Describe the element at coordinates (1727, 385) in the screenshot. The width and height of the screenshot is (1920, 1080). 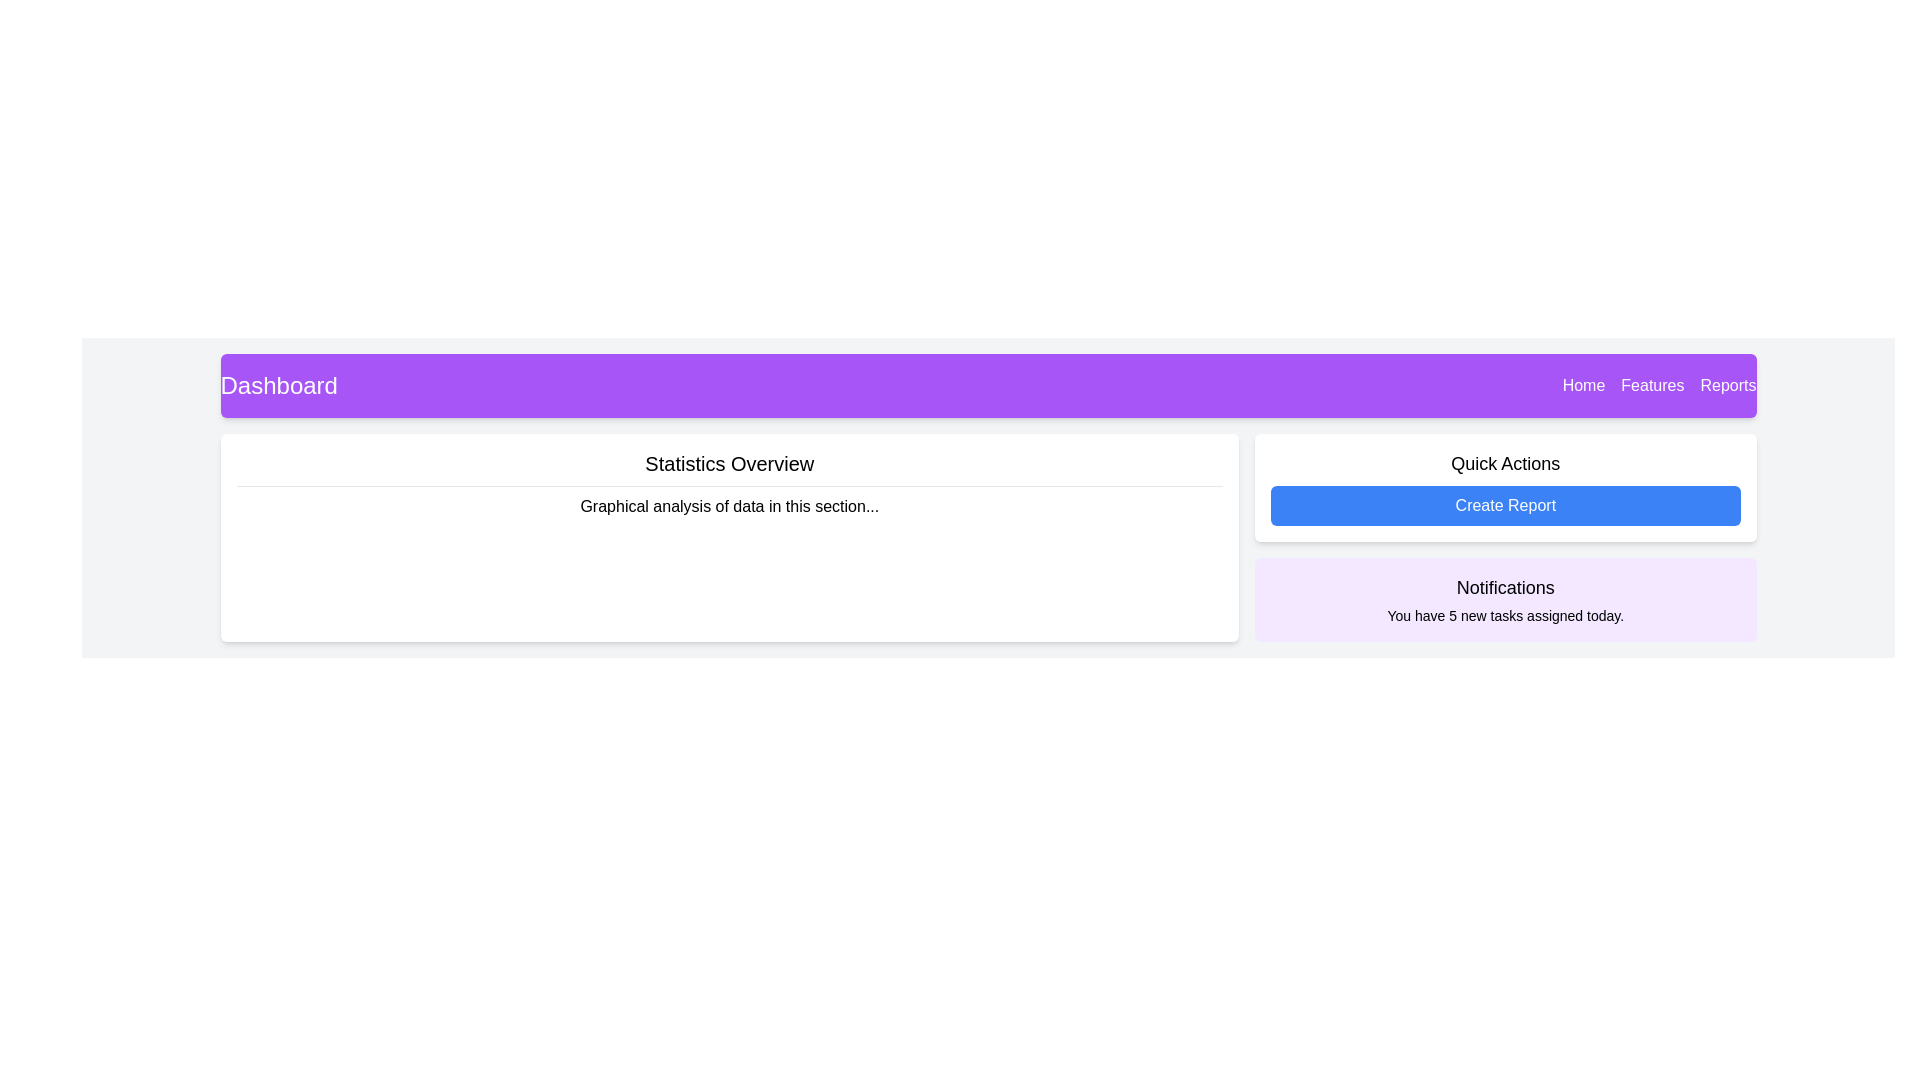
I see `the 'Reports' text label, which is the last item in the top navigation bar with a white font on a purple background` at that location.